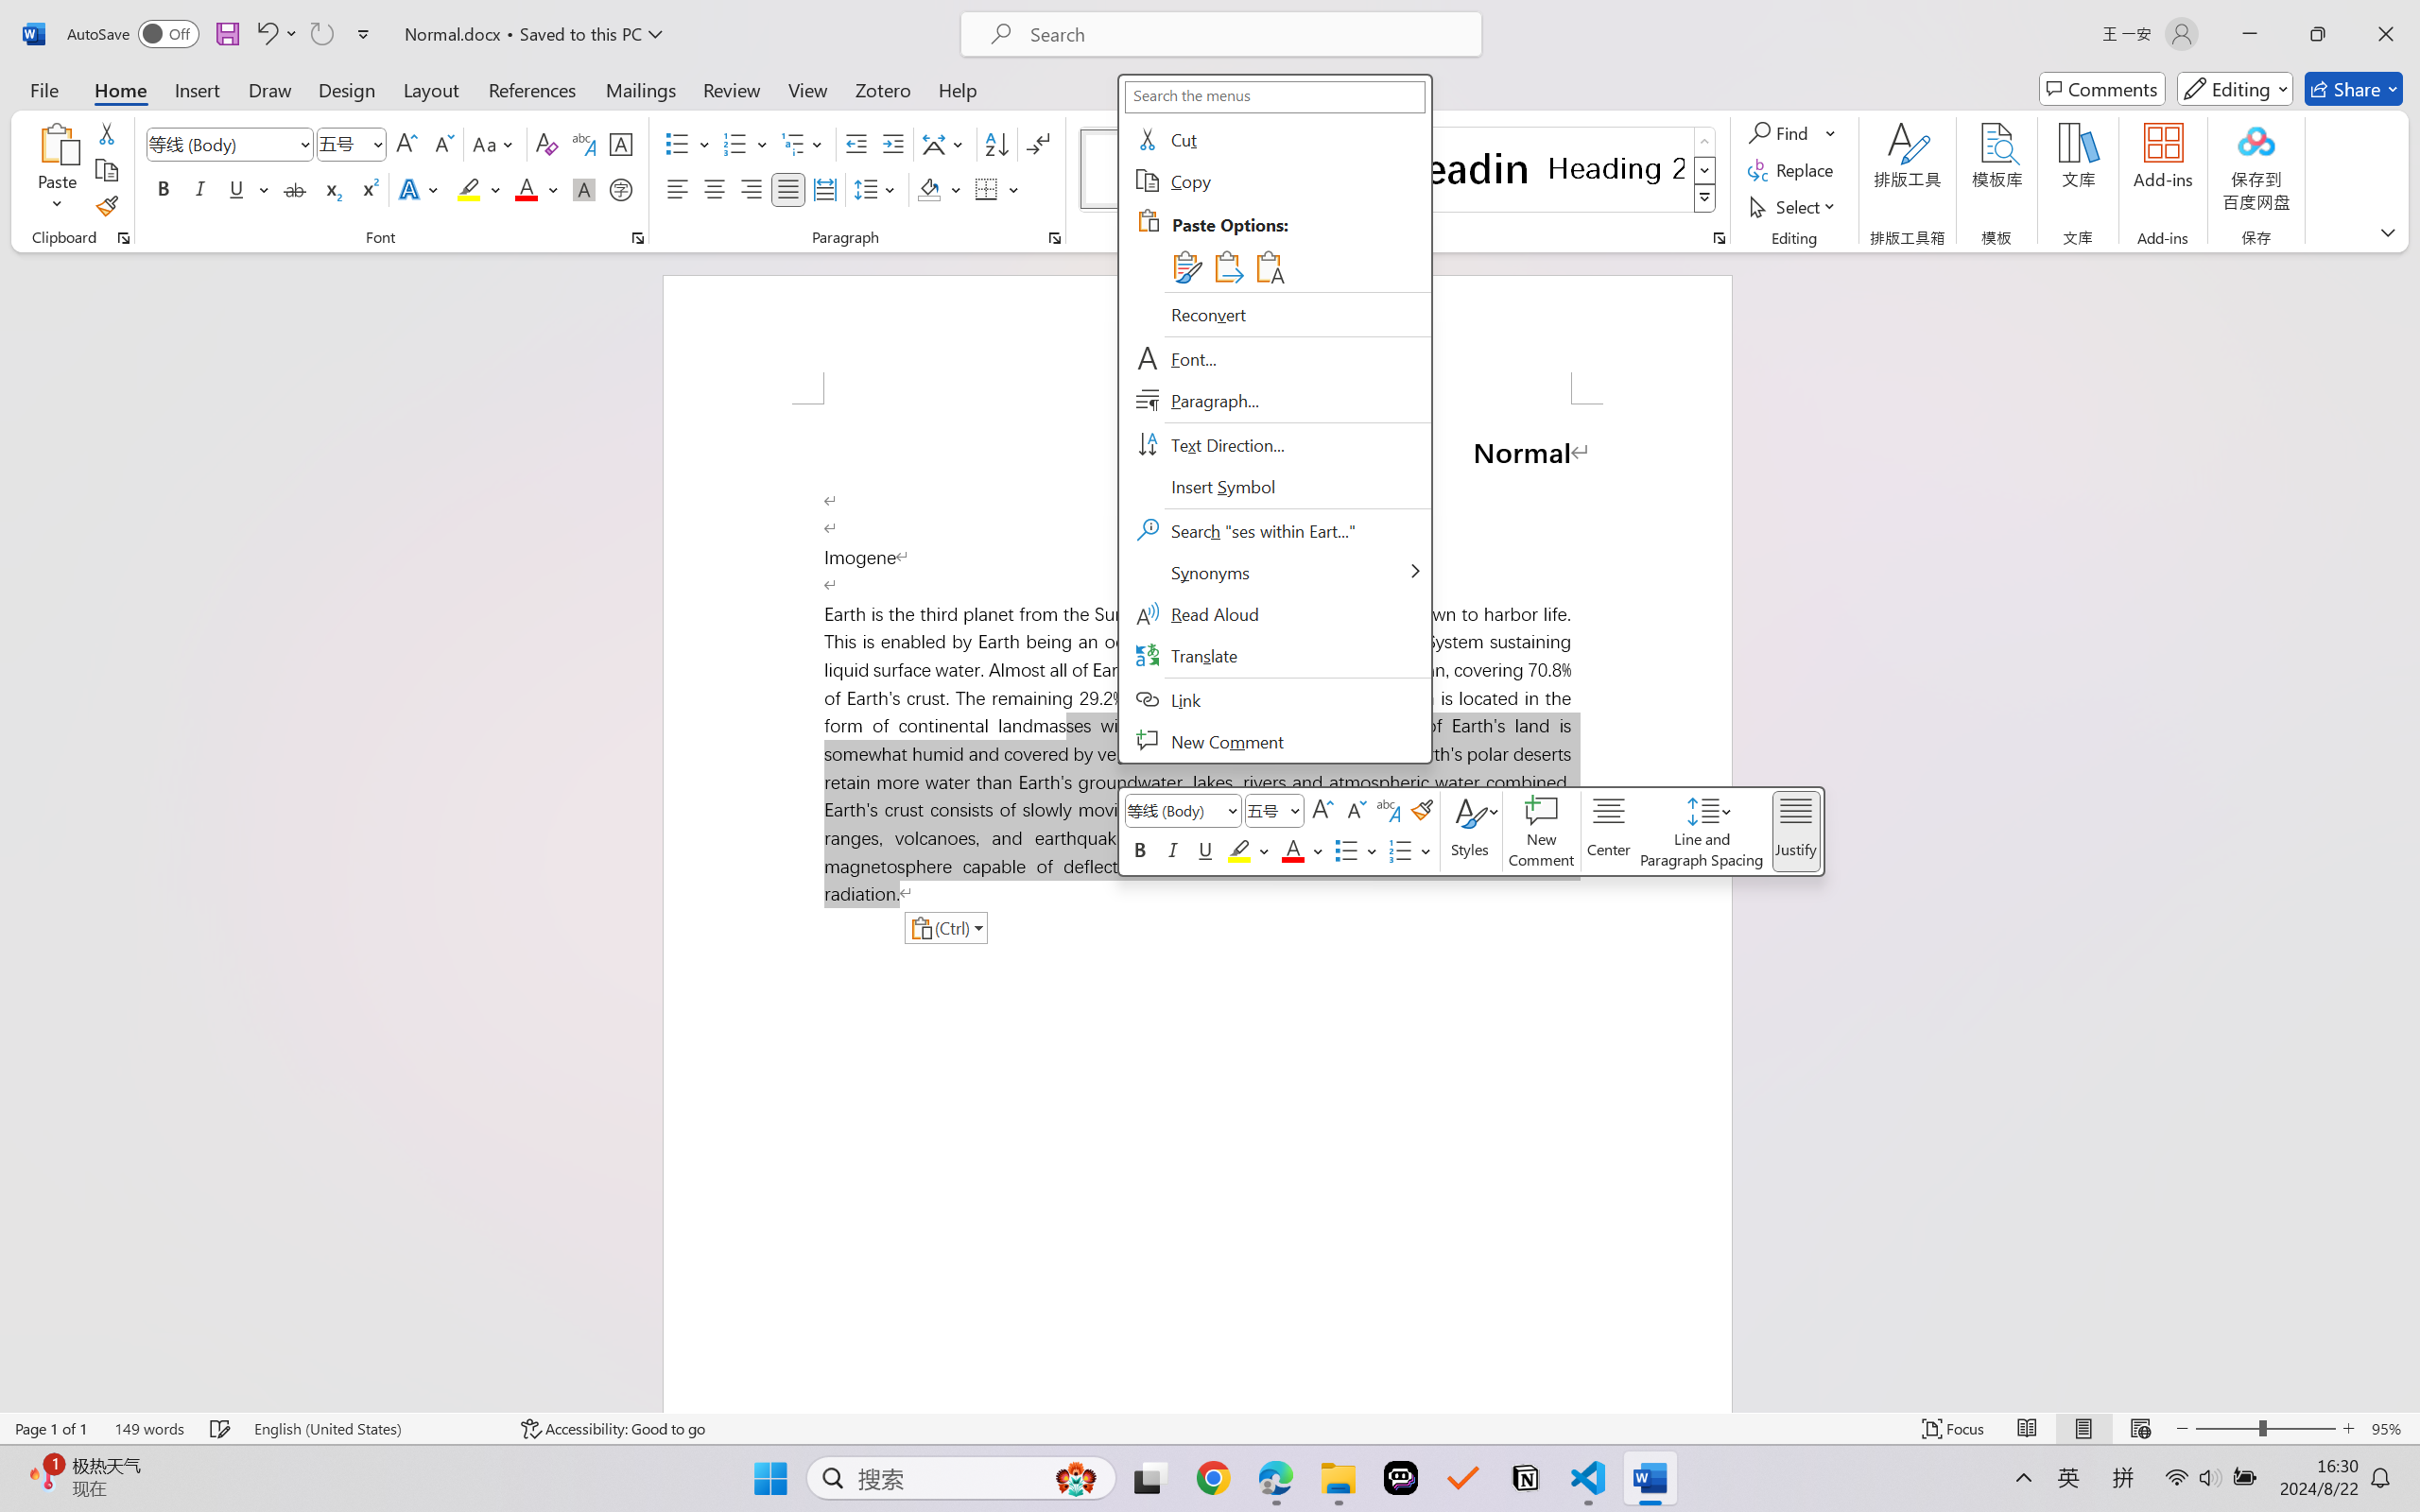 The image size is (2420, 1512). Describe the element at coordinates (856, 144) in the screenshot. I see `'Decrease Indent'` at that location.